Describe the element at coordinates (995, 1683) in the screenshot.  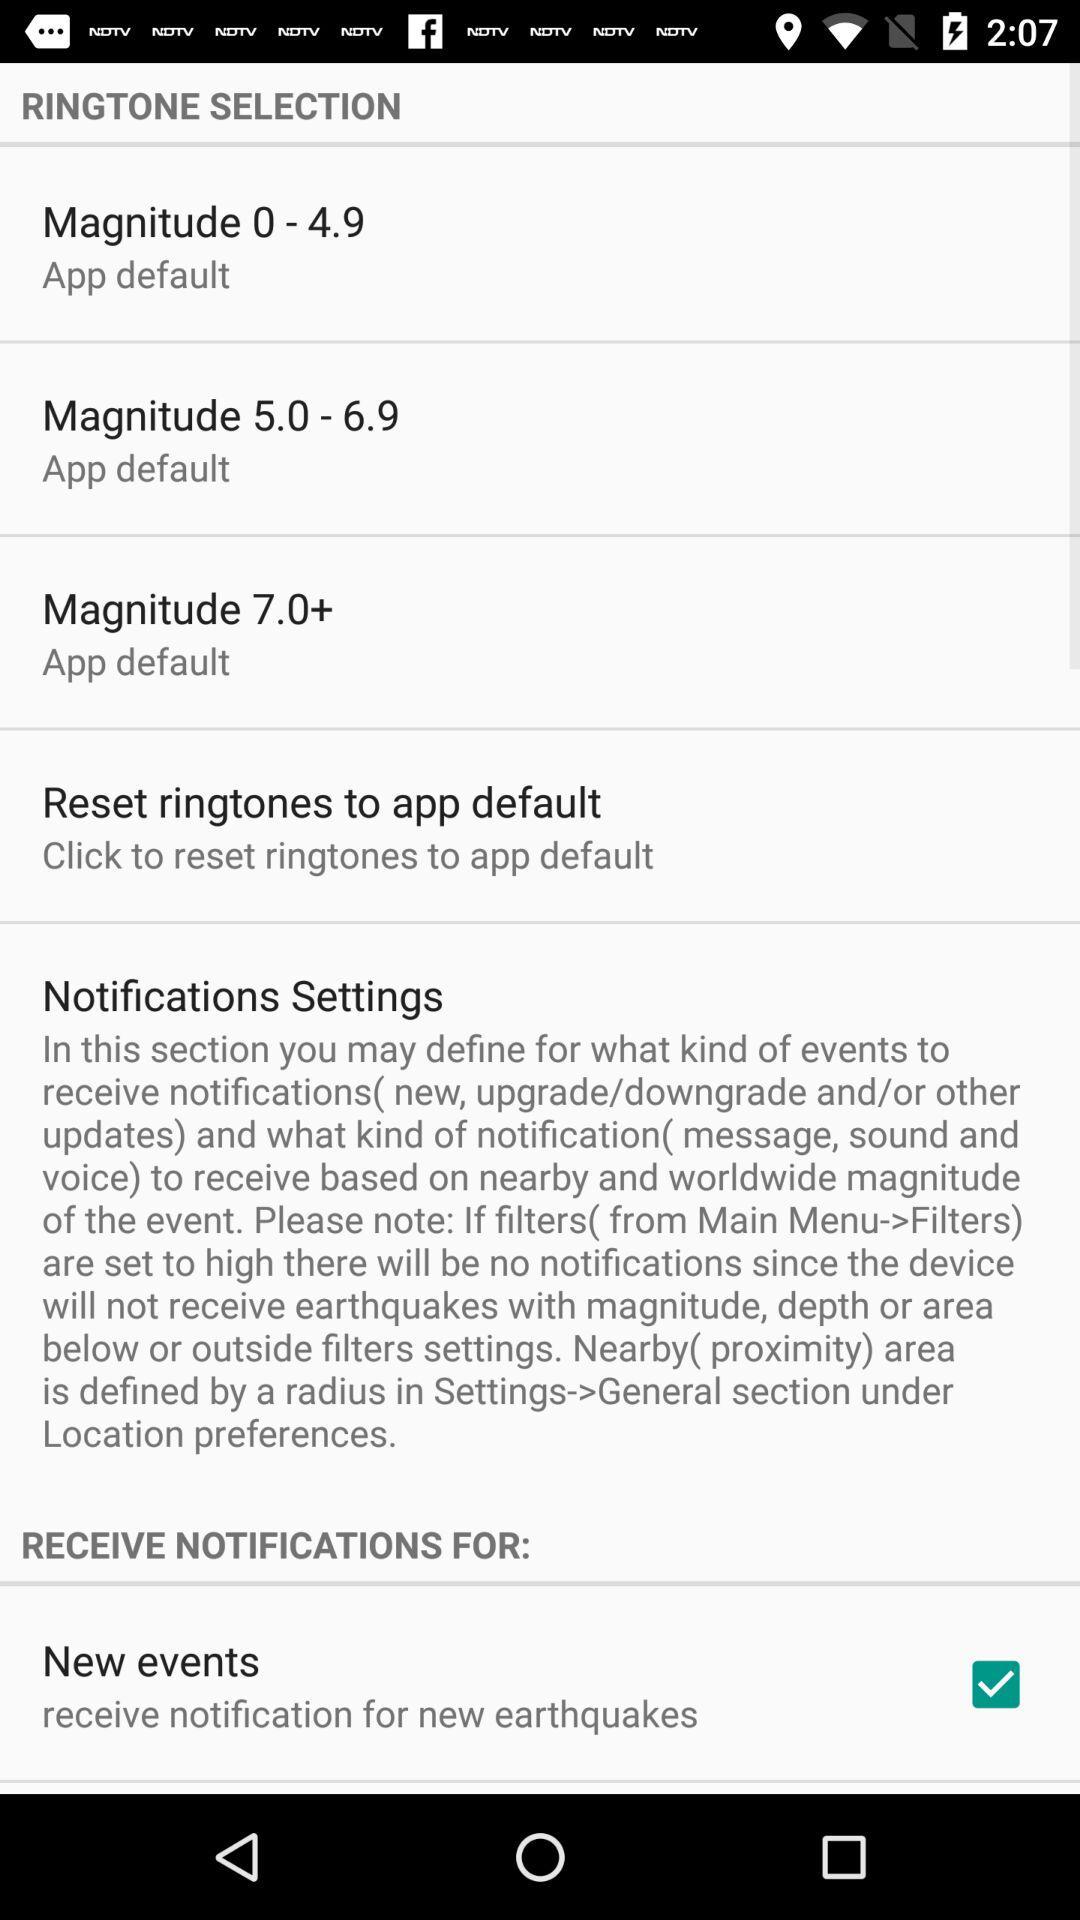
I see `icon to the right of the receive notification for` at that location.